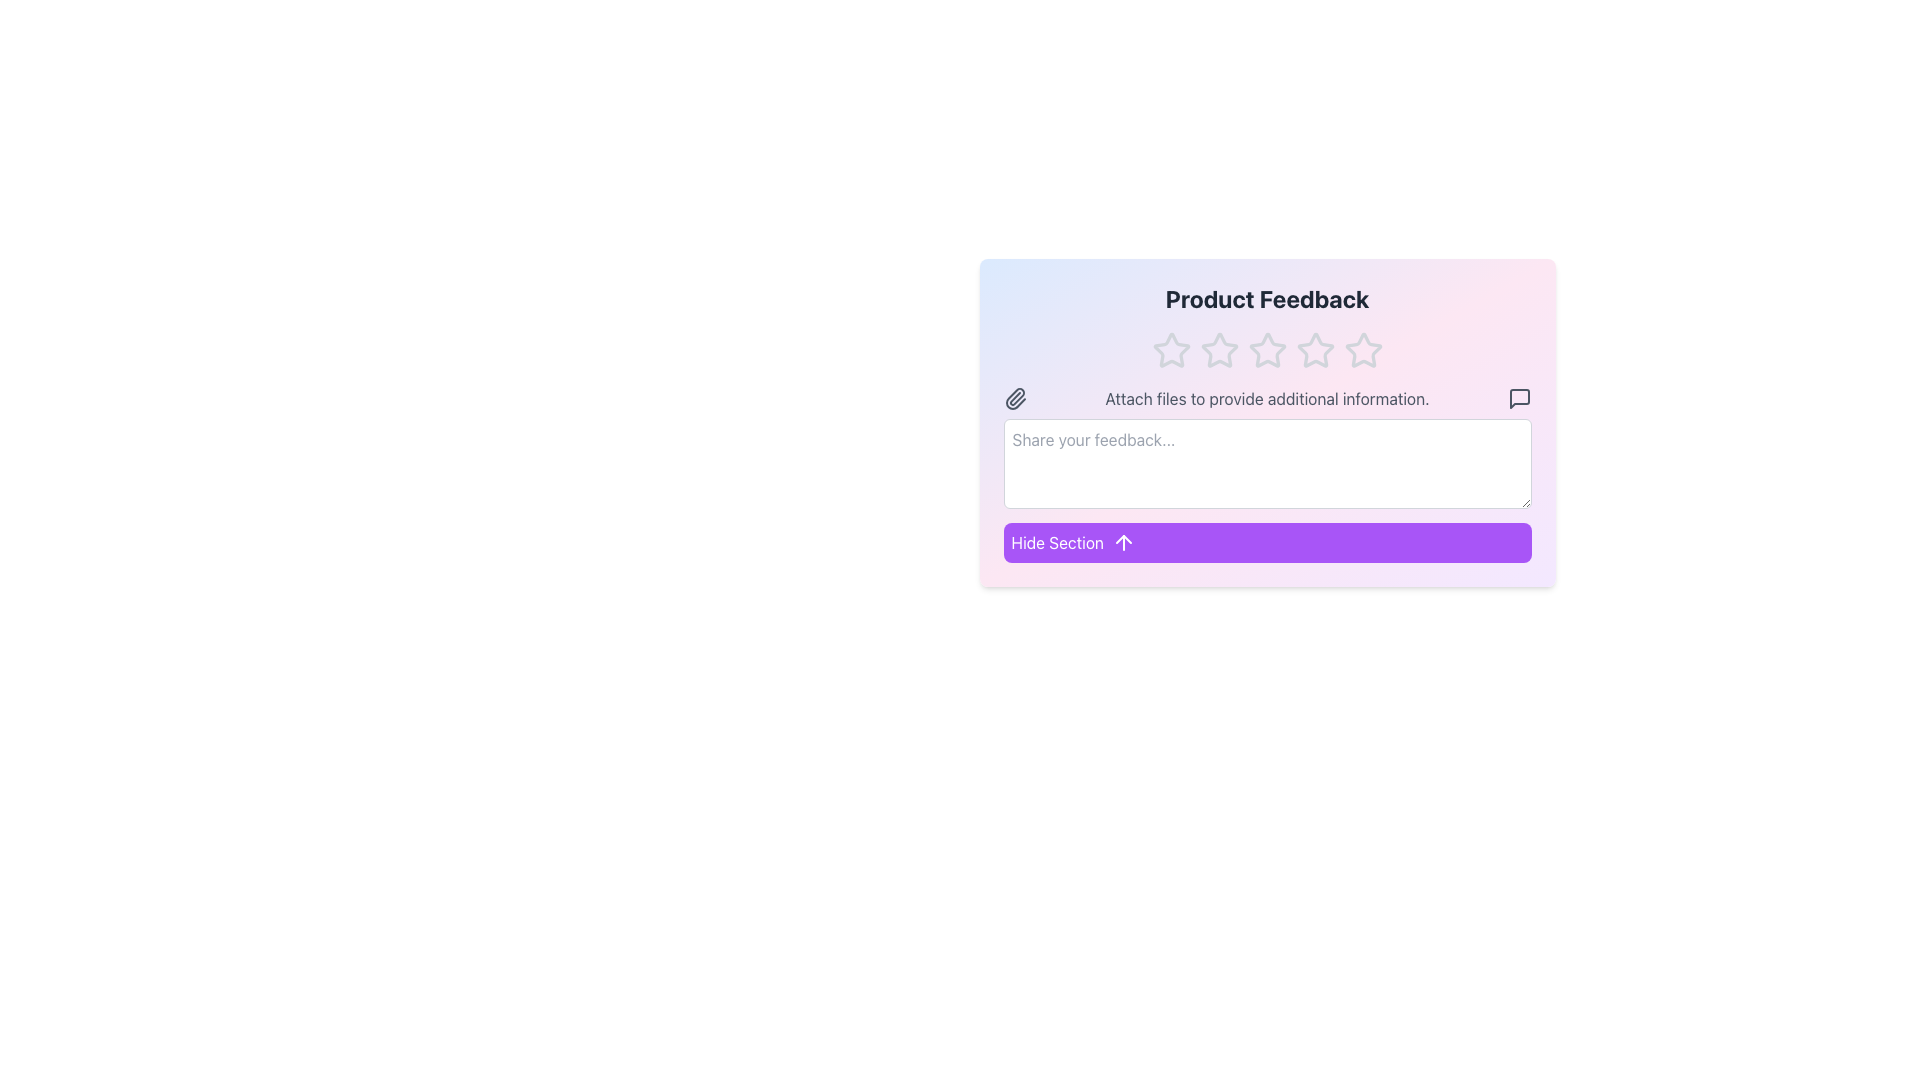 Image resolution: width=1920 pixels, height=1080 pixels. What do you see at coordinates (1266, 398) in the screenshot?
I see `text label located within the 'Product Feedback' section, positioned between a clip-shaped icon on the left and a message bubble icon on the right, below the star icons and above the large text input area` at bounding box center [1266, 398].